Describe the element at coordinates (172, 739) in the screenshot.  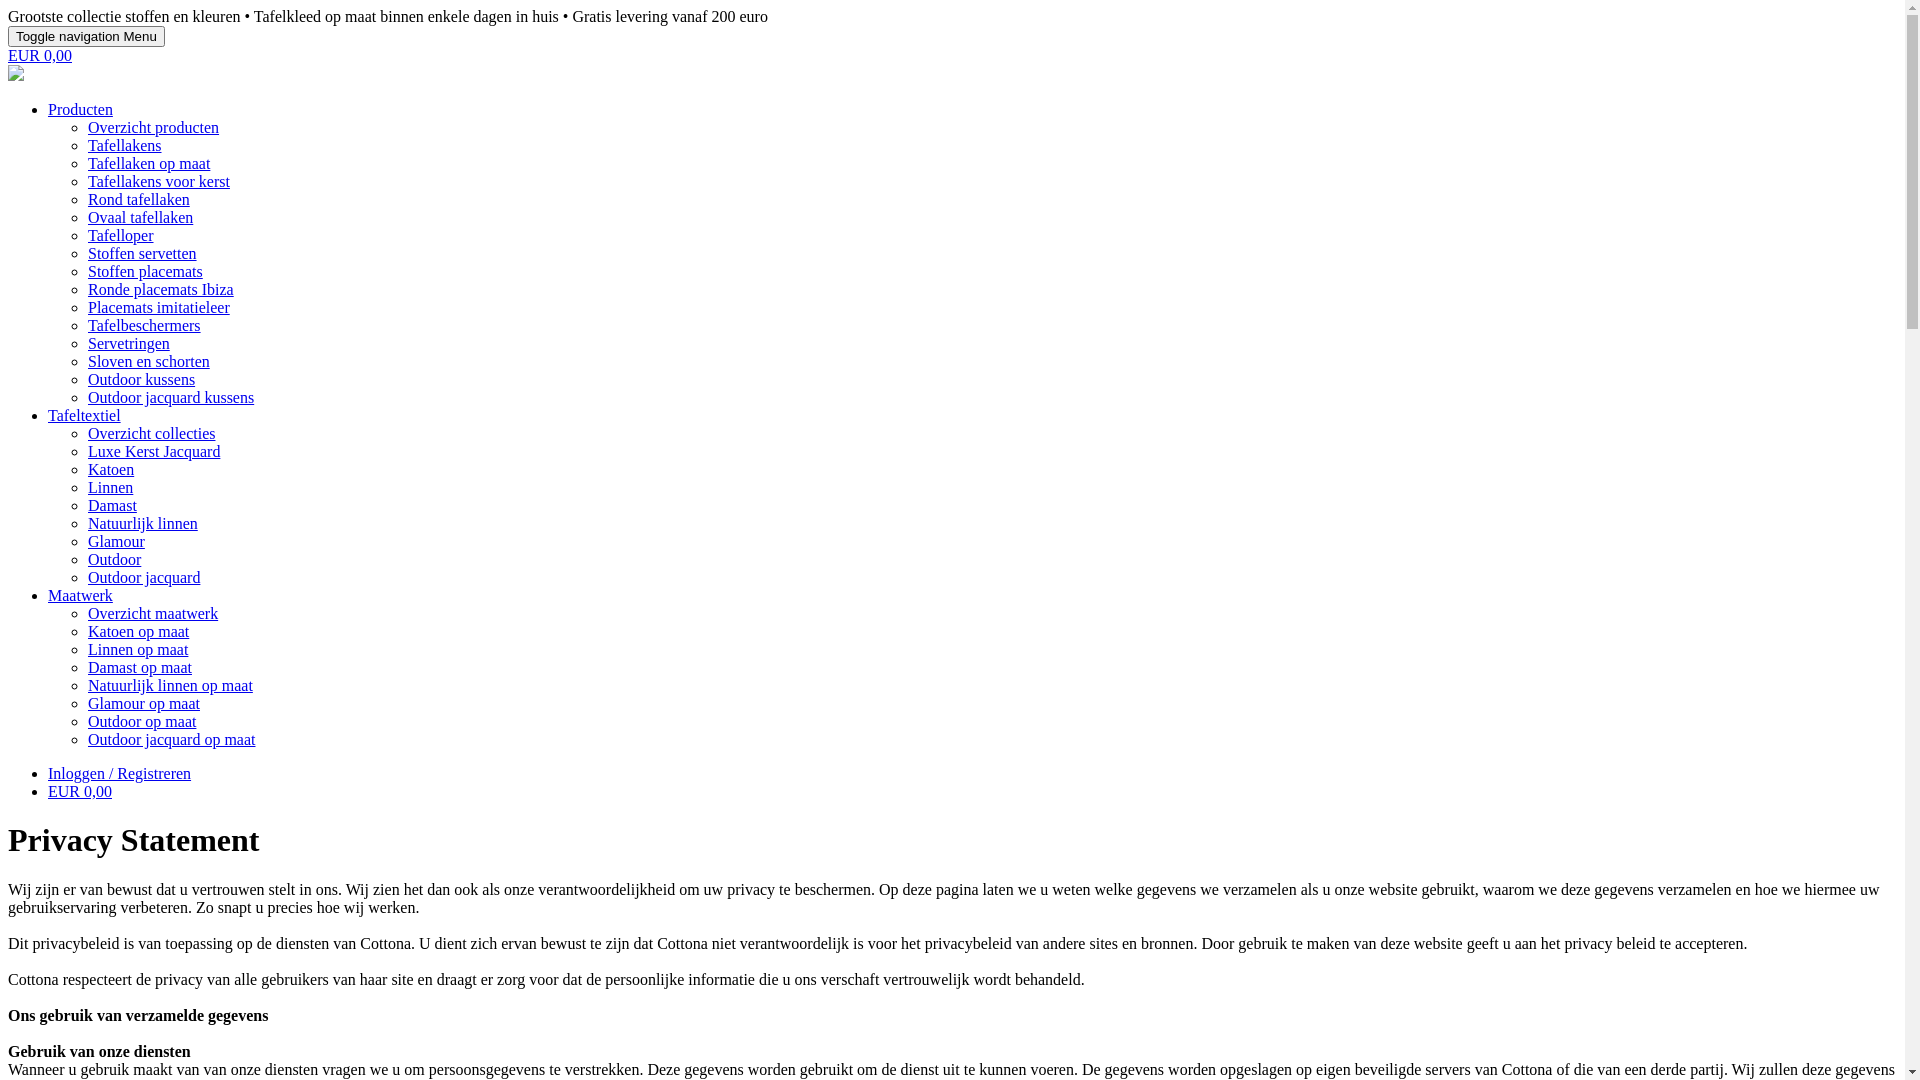
I see `'Outdoor jacquard op maat'` at that location.